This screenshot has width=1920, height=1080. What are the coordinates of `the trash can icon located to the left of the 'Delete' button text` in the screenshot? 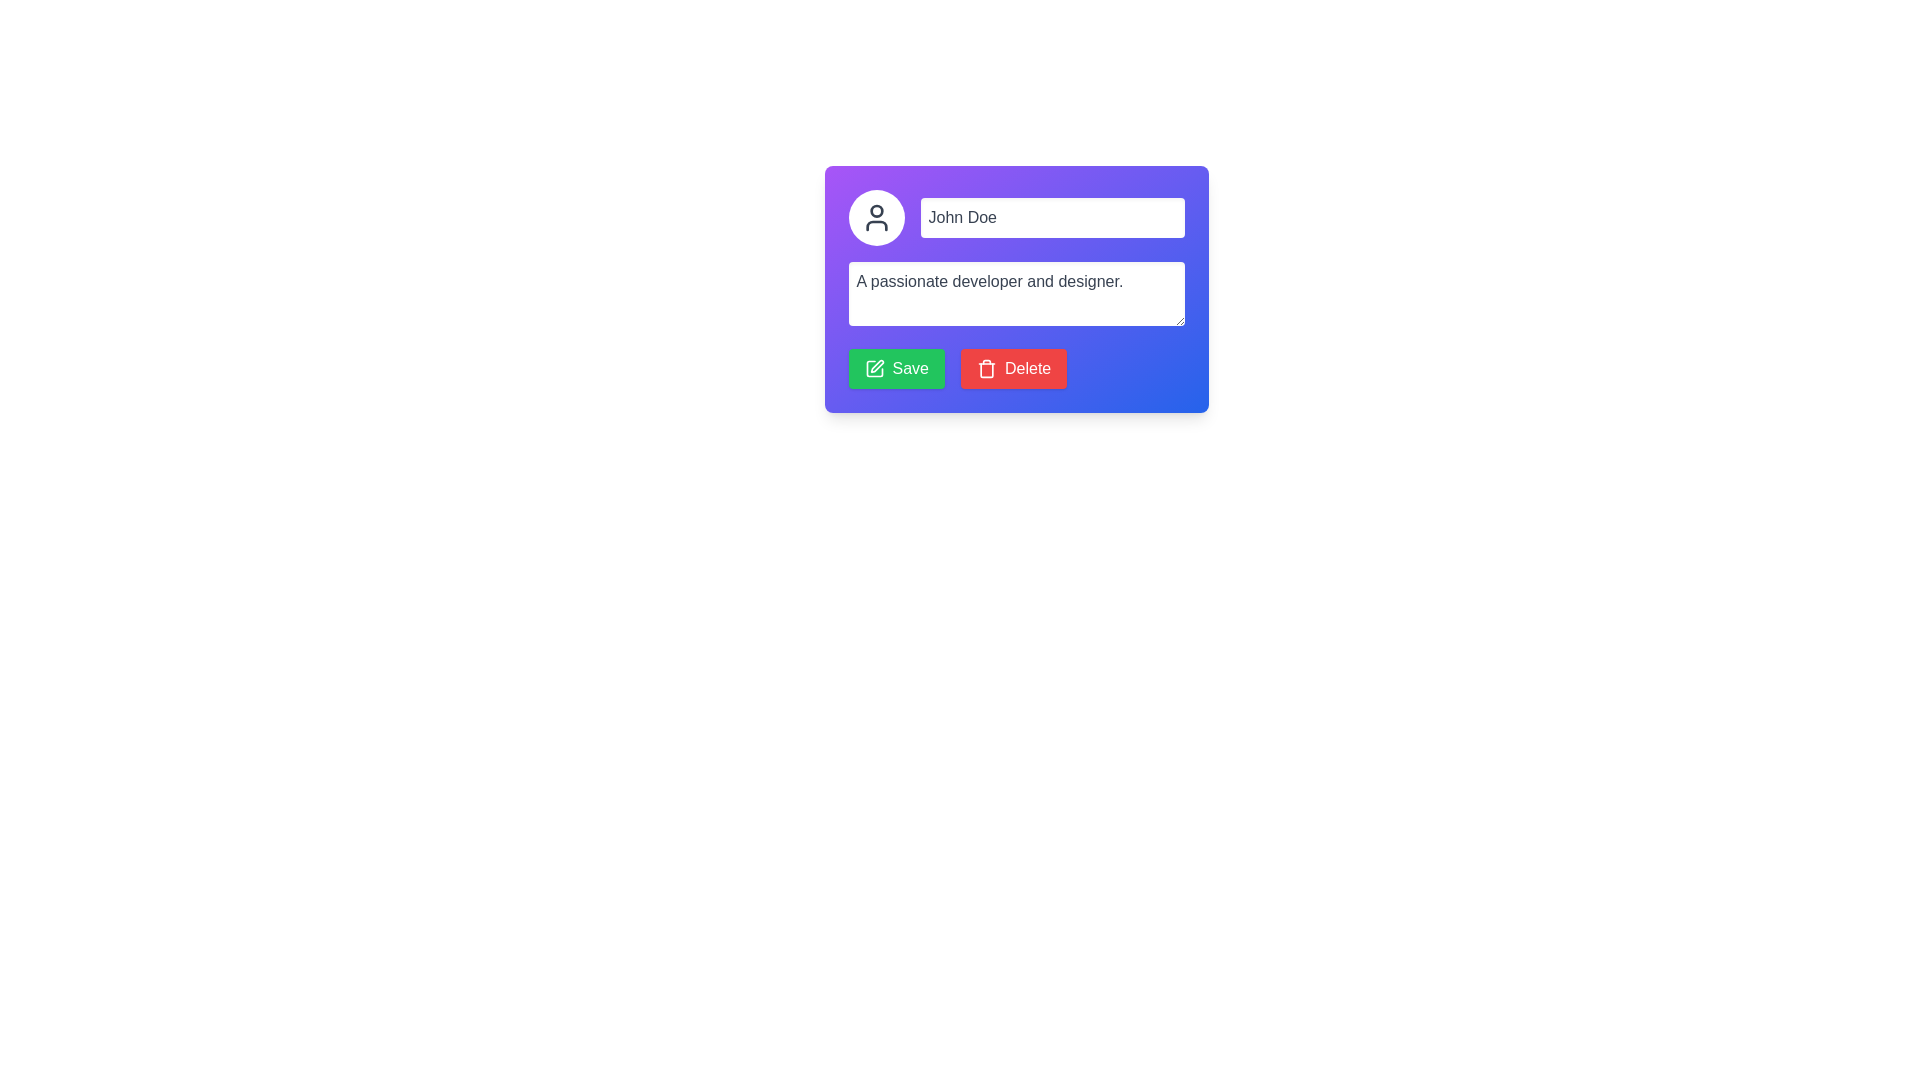 It's located at (986, 369).